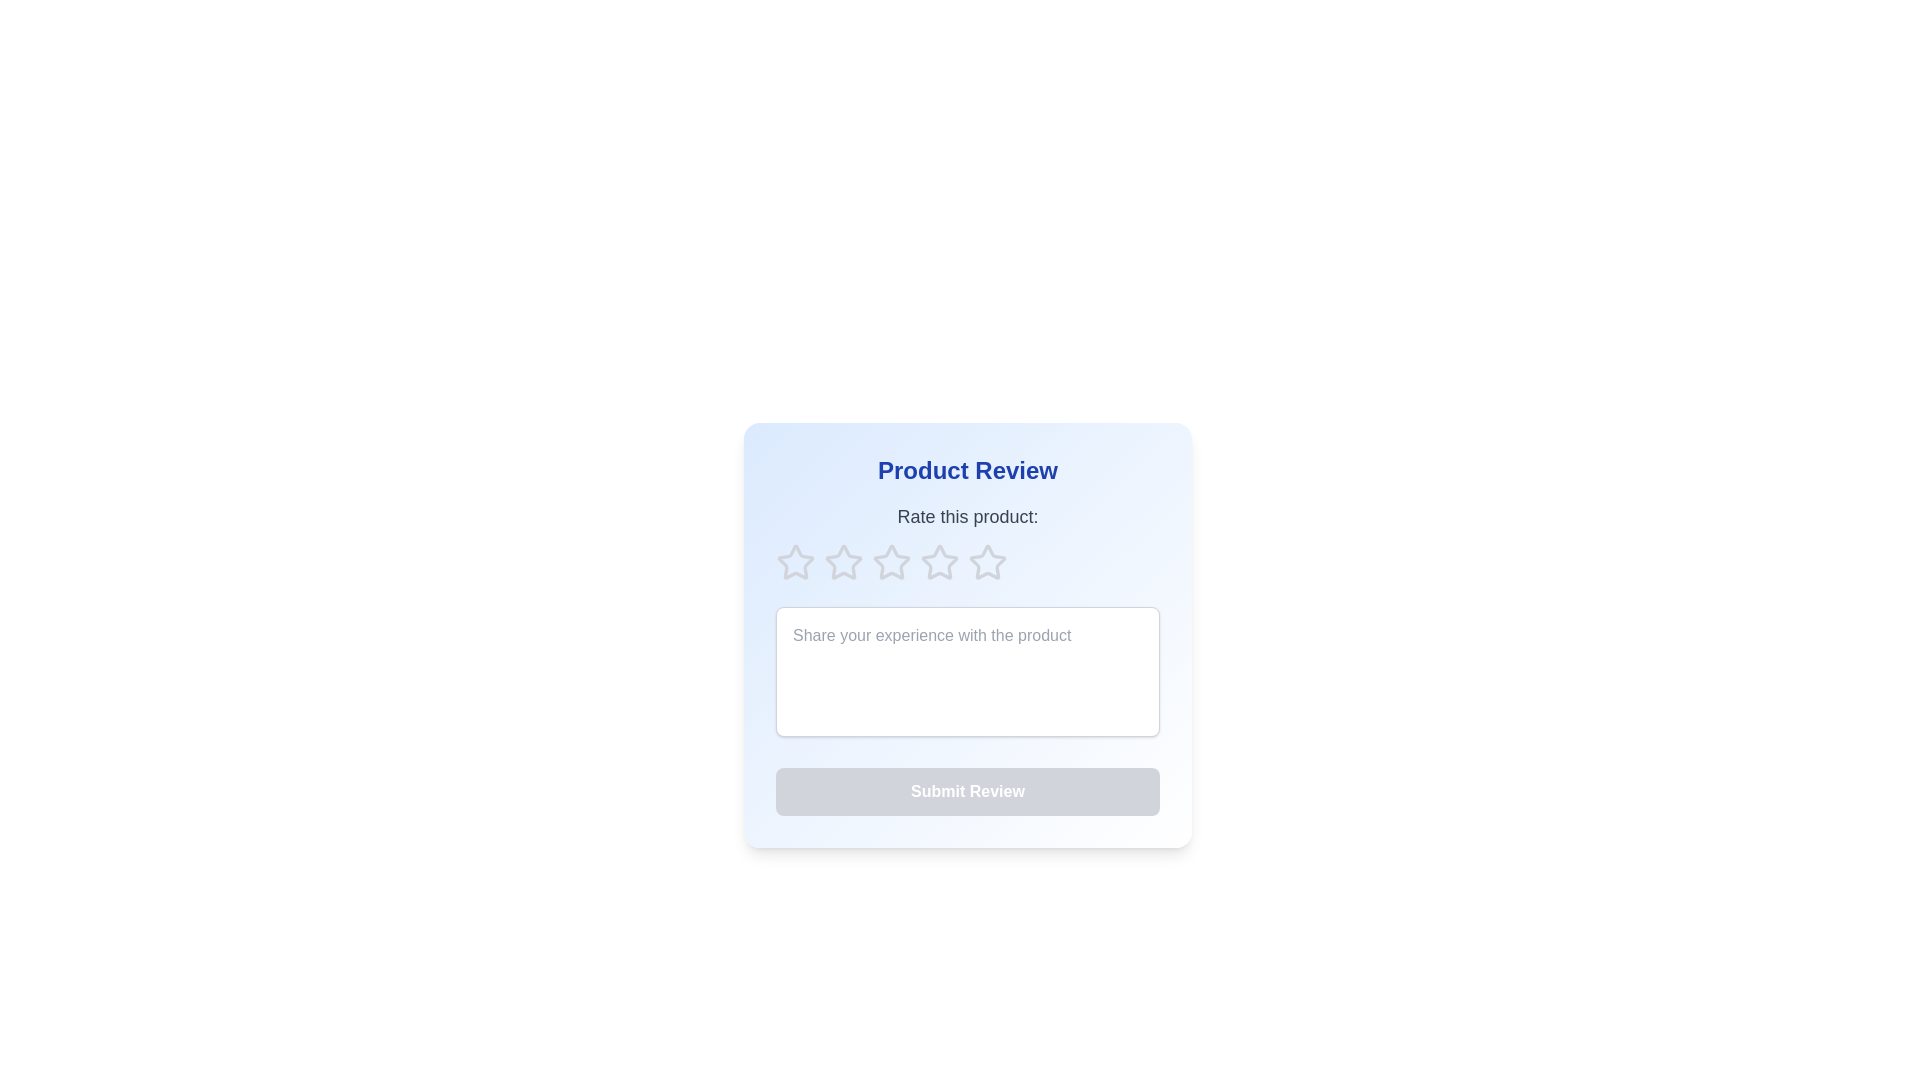 This screenshot has height=1080, width=1920. Describe the element at coordinates (988, 563) in the screenshot. I see `the fifth rating star icon` at that location.